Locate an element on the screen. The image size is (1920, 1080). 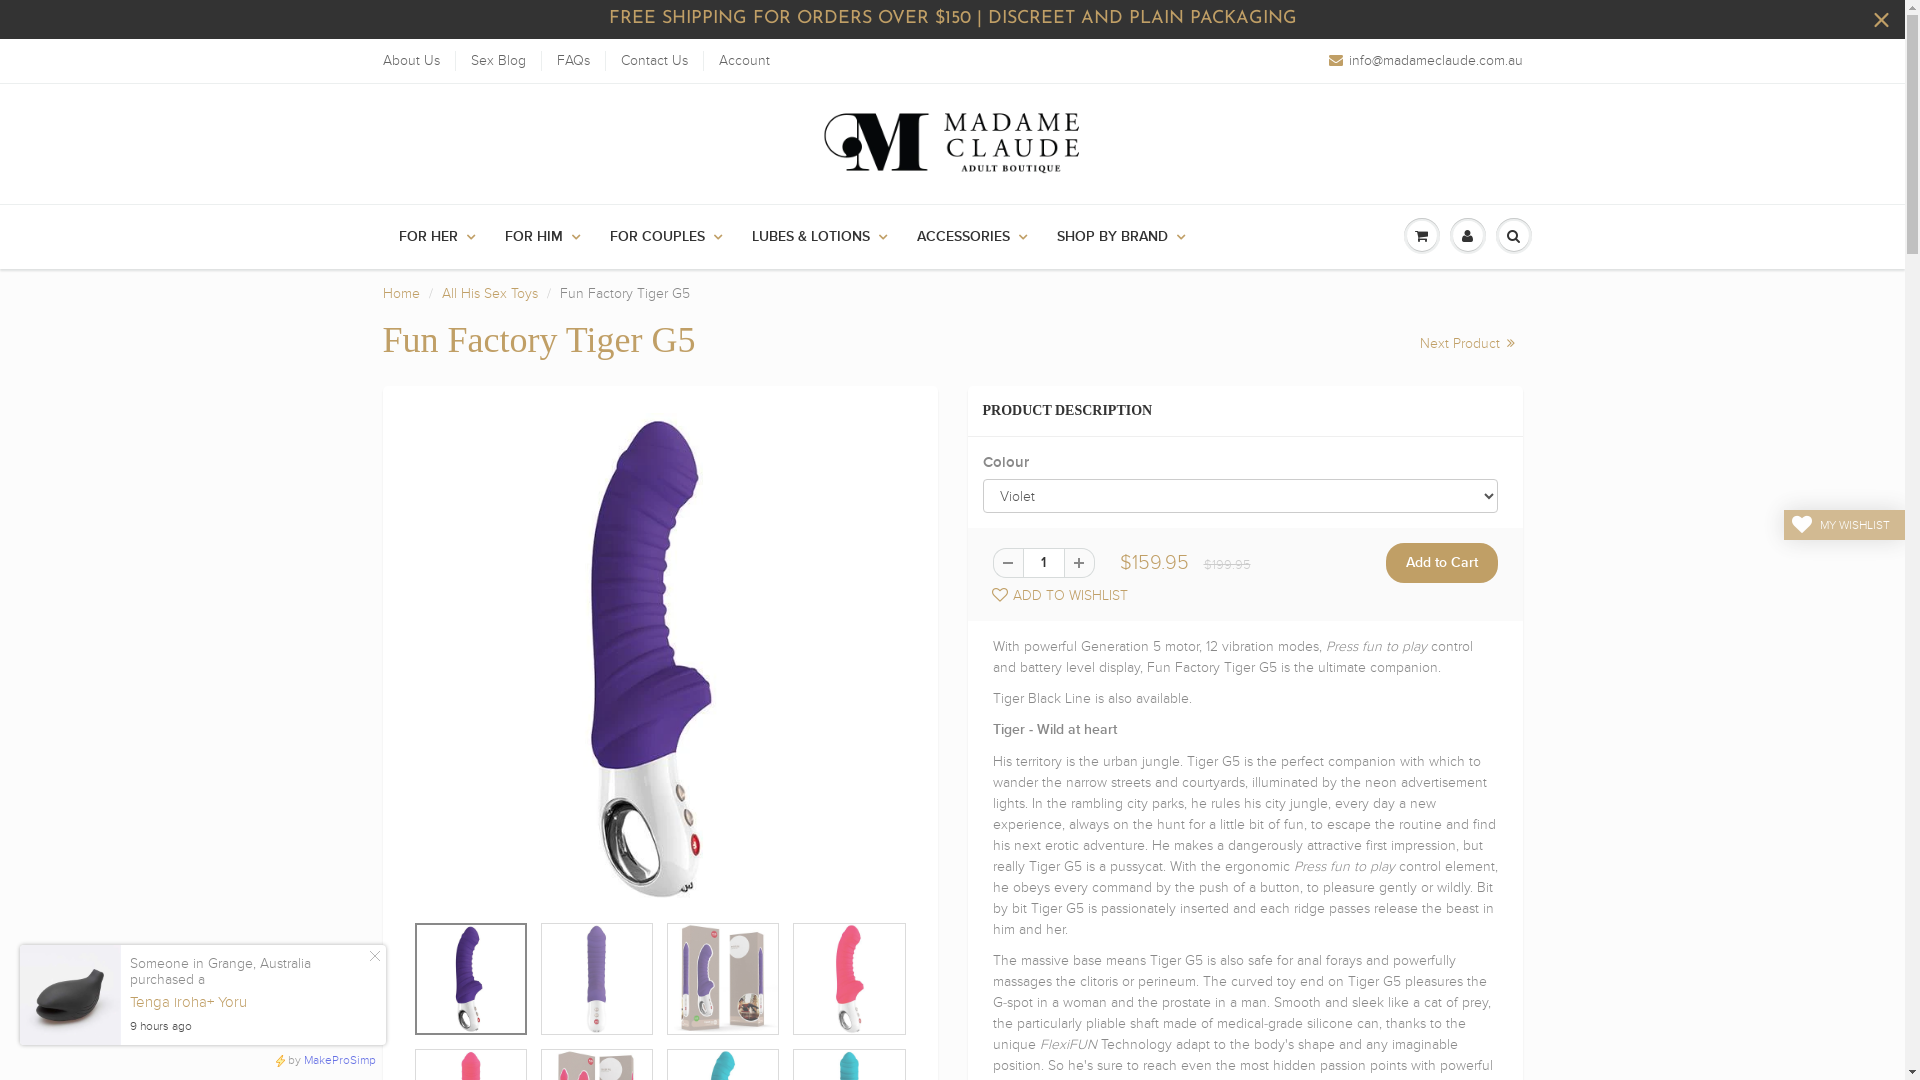
'Next Product' is located at coordinates (1413, 342).